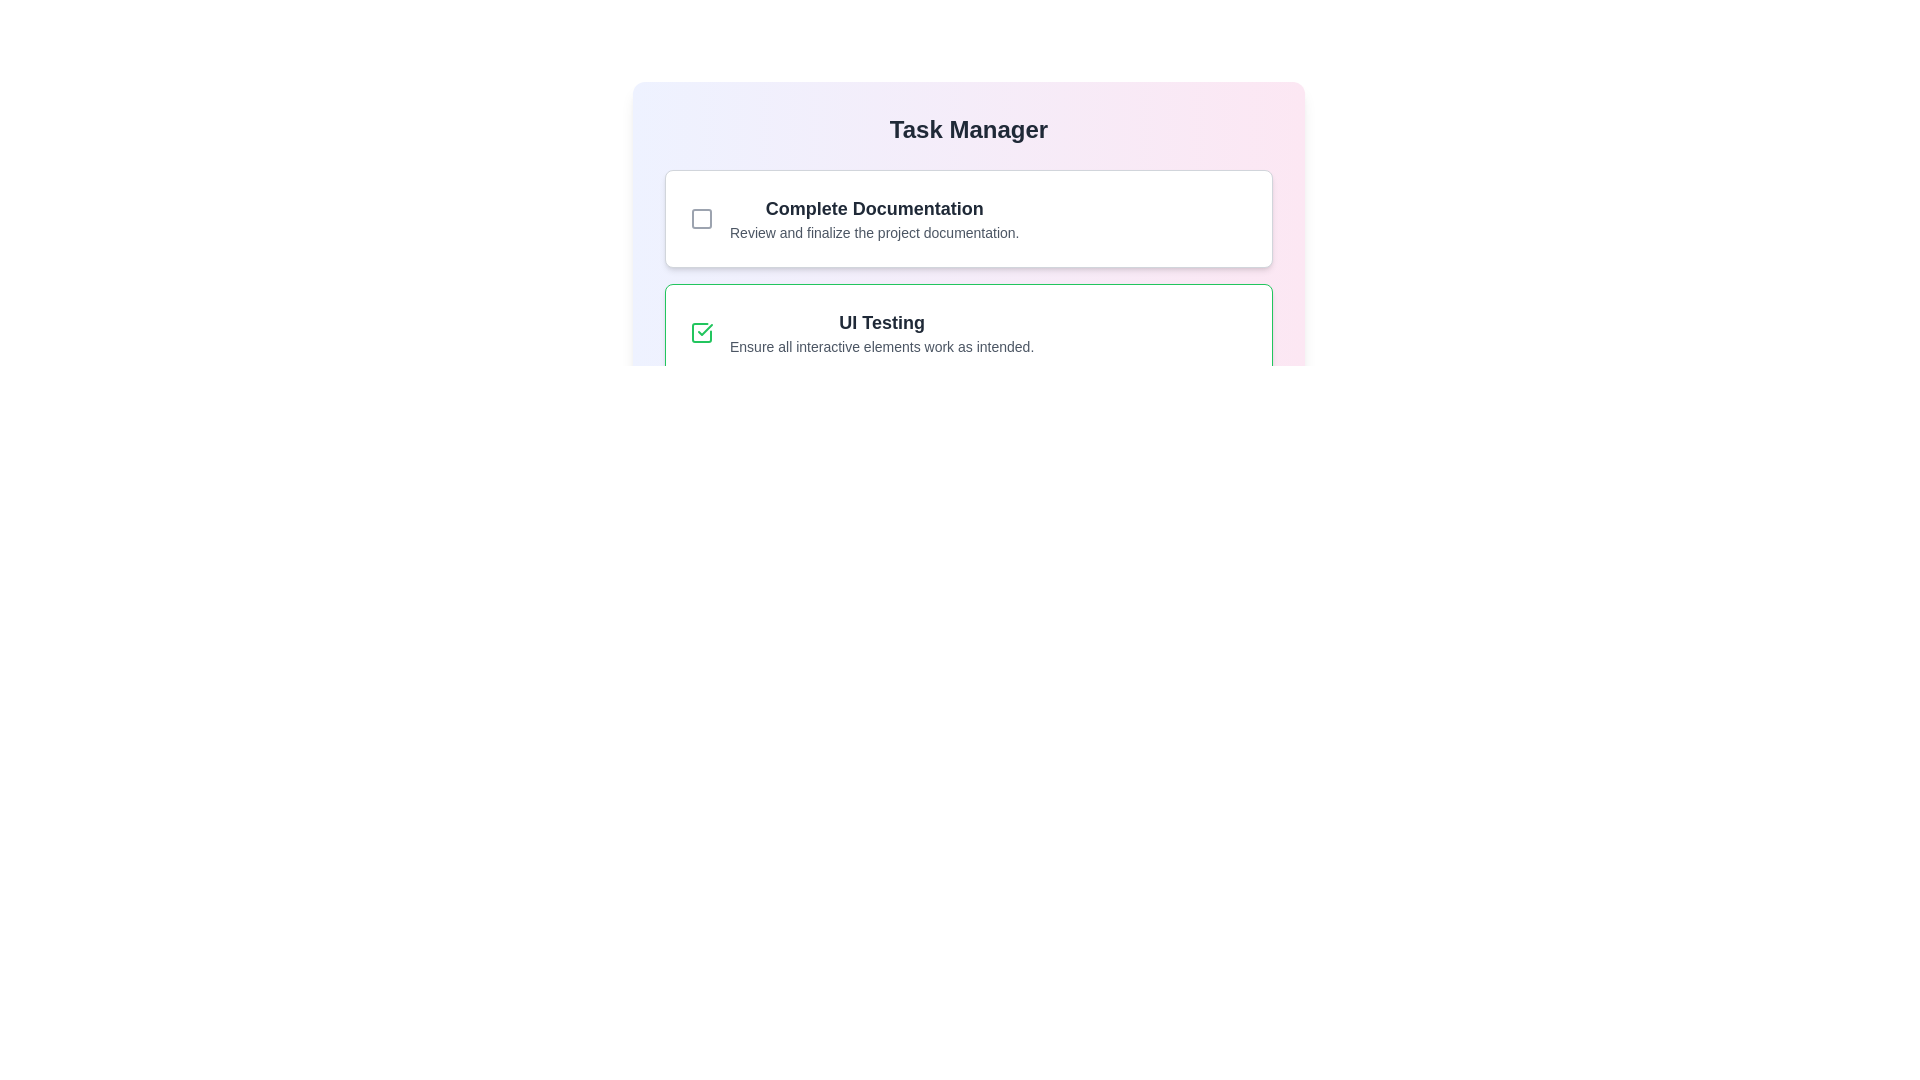 Image resolution: width=1920 pixels, height=1080 pixels. What do you see at coordinates (701, 219) in the screenshot?
I see `the inner square icon indicating the pending or incomplete status for the task 'Complete Documentation', located on the left side of the first task item under the 'Task Manager' title` at bounding box center [701, 219].